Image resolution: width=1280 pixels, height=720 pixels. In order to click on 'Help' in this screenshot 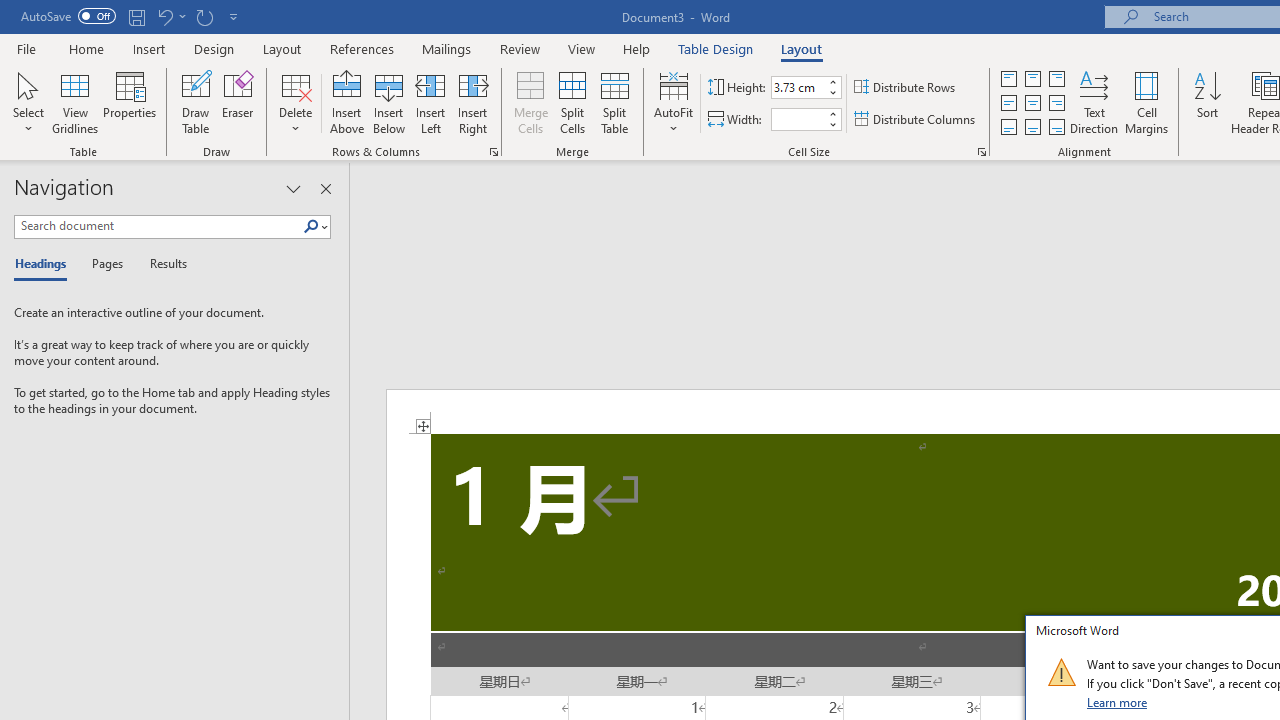, I will do `click(636, 48)`.